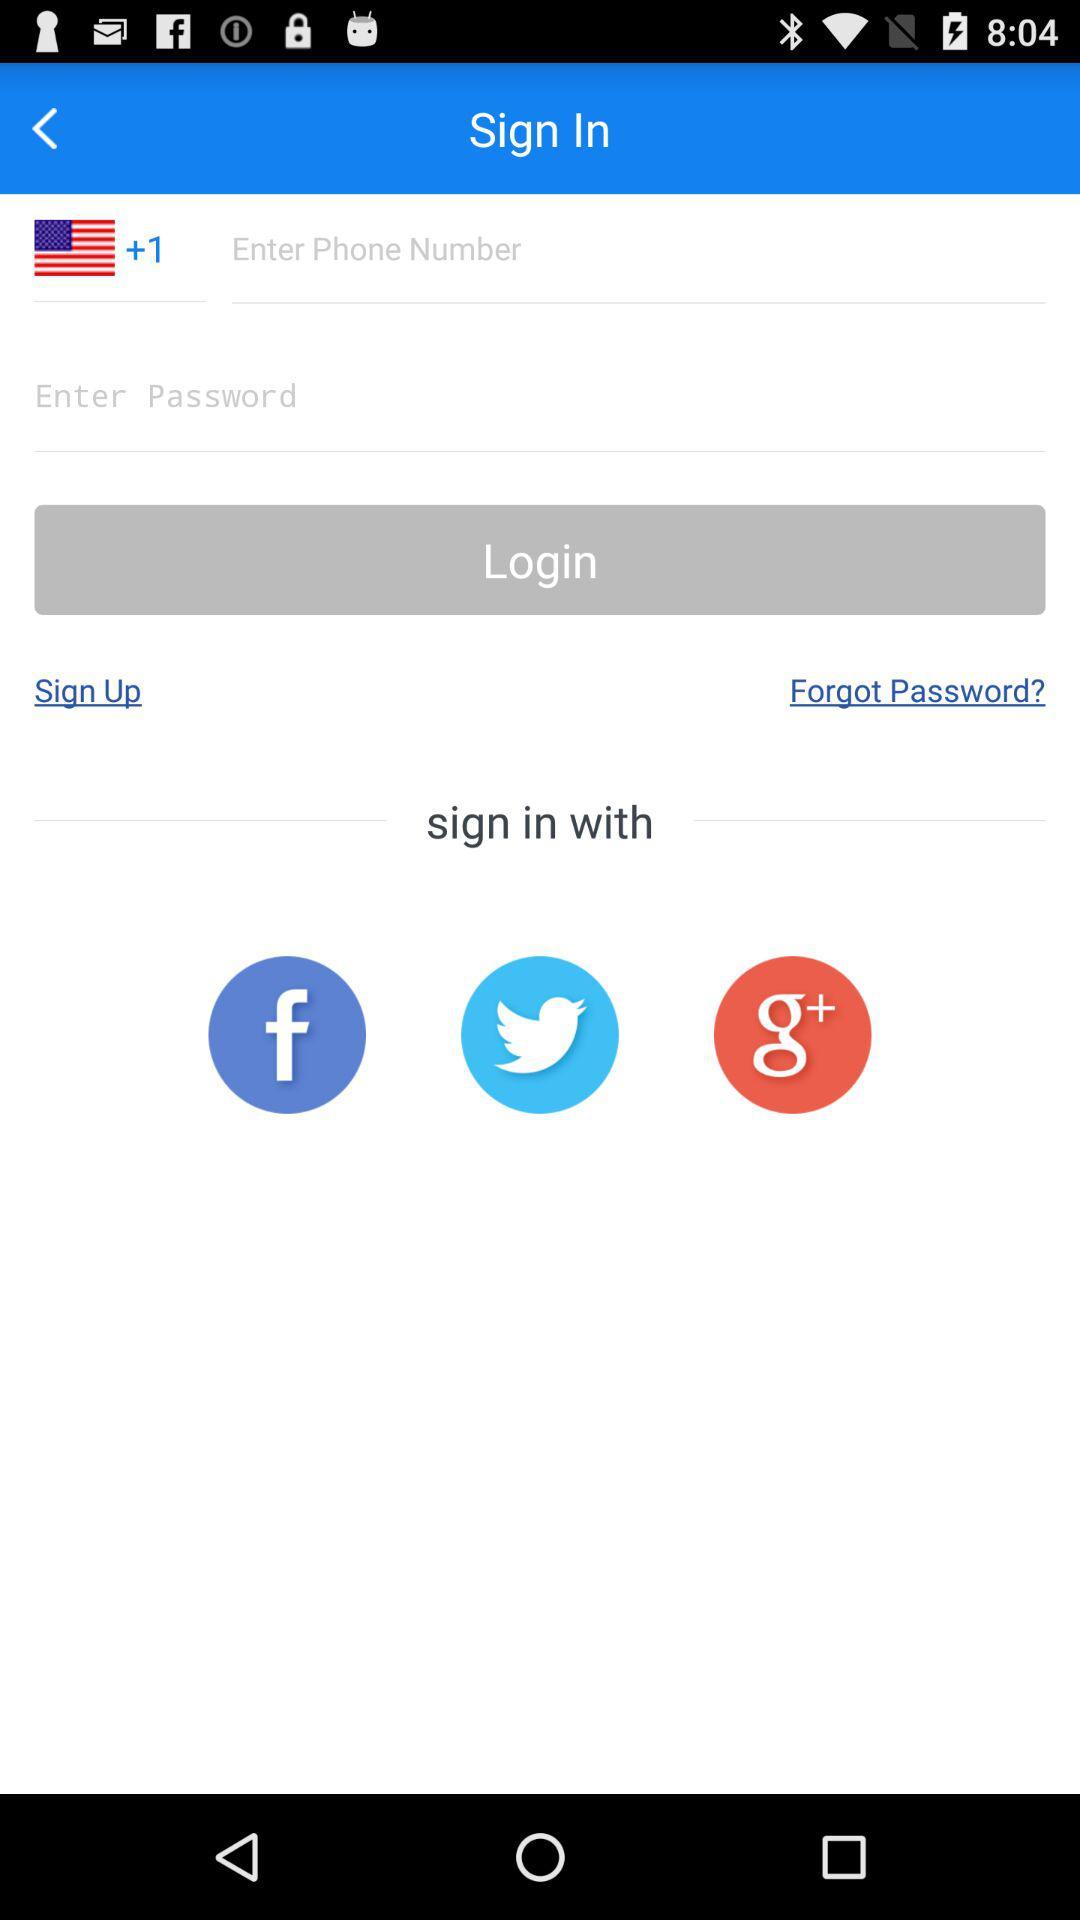  What do you see at coordinates (540, 1035) in the screenshot?
I see `the app below the sign in with icon` at bounding box center [540, 1035].